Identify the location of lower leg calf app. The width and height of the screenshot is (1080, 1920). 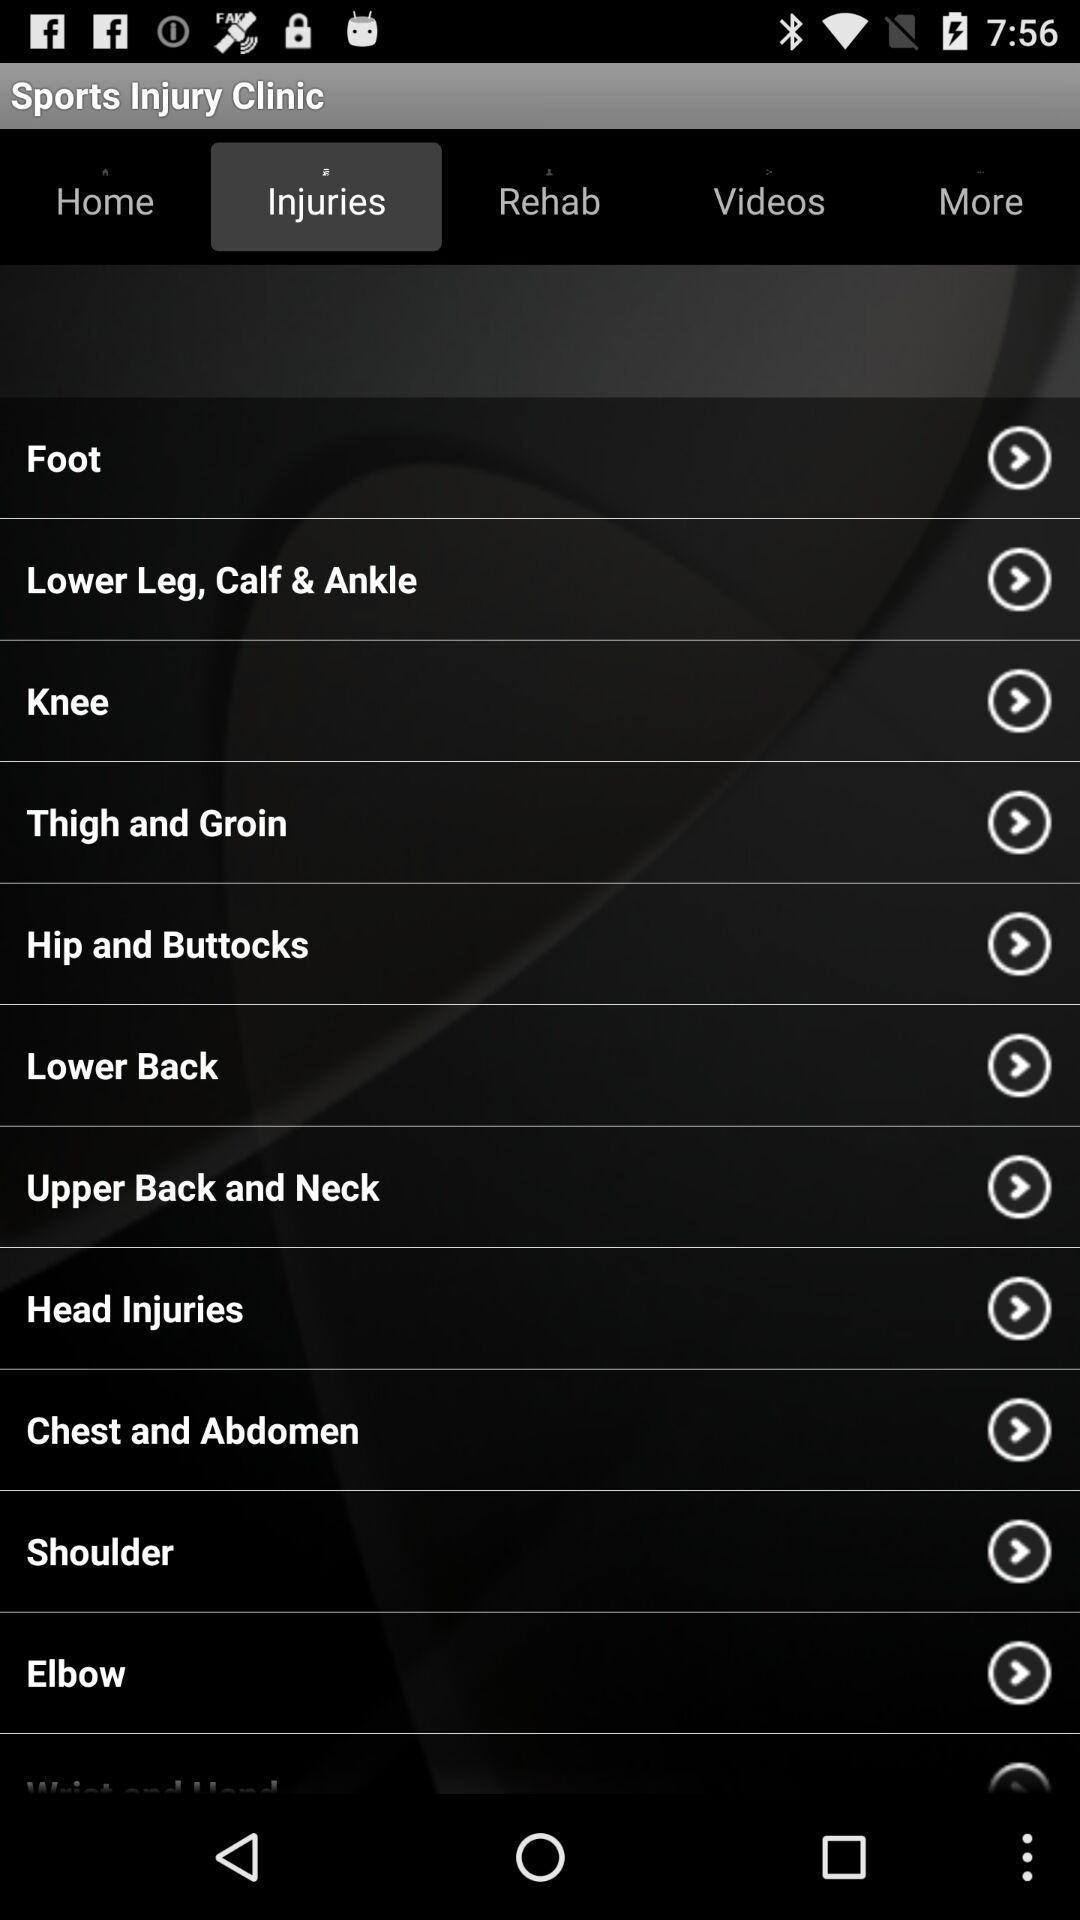
(221, 578).